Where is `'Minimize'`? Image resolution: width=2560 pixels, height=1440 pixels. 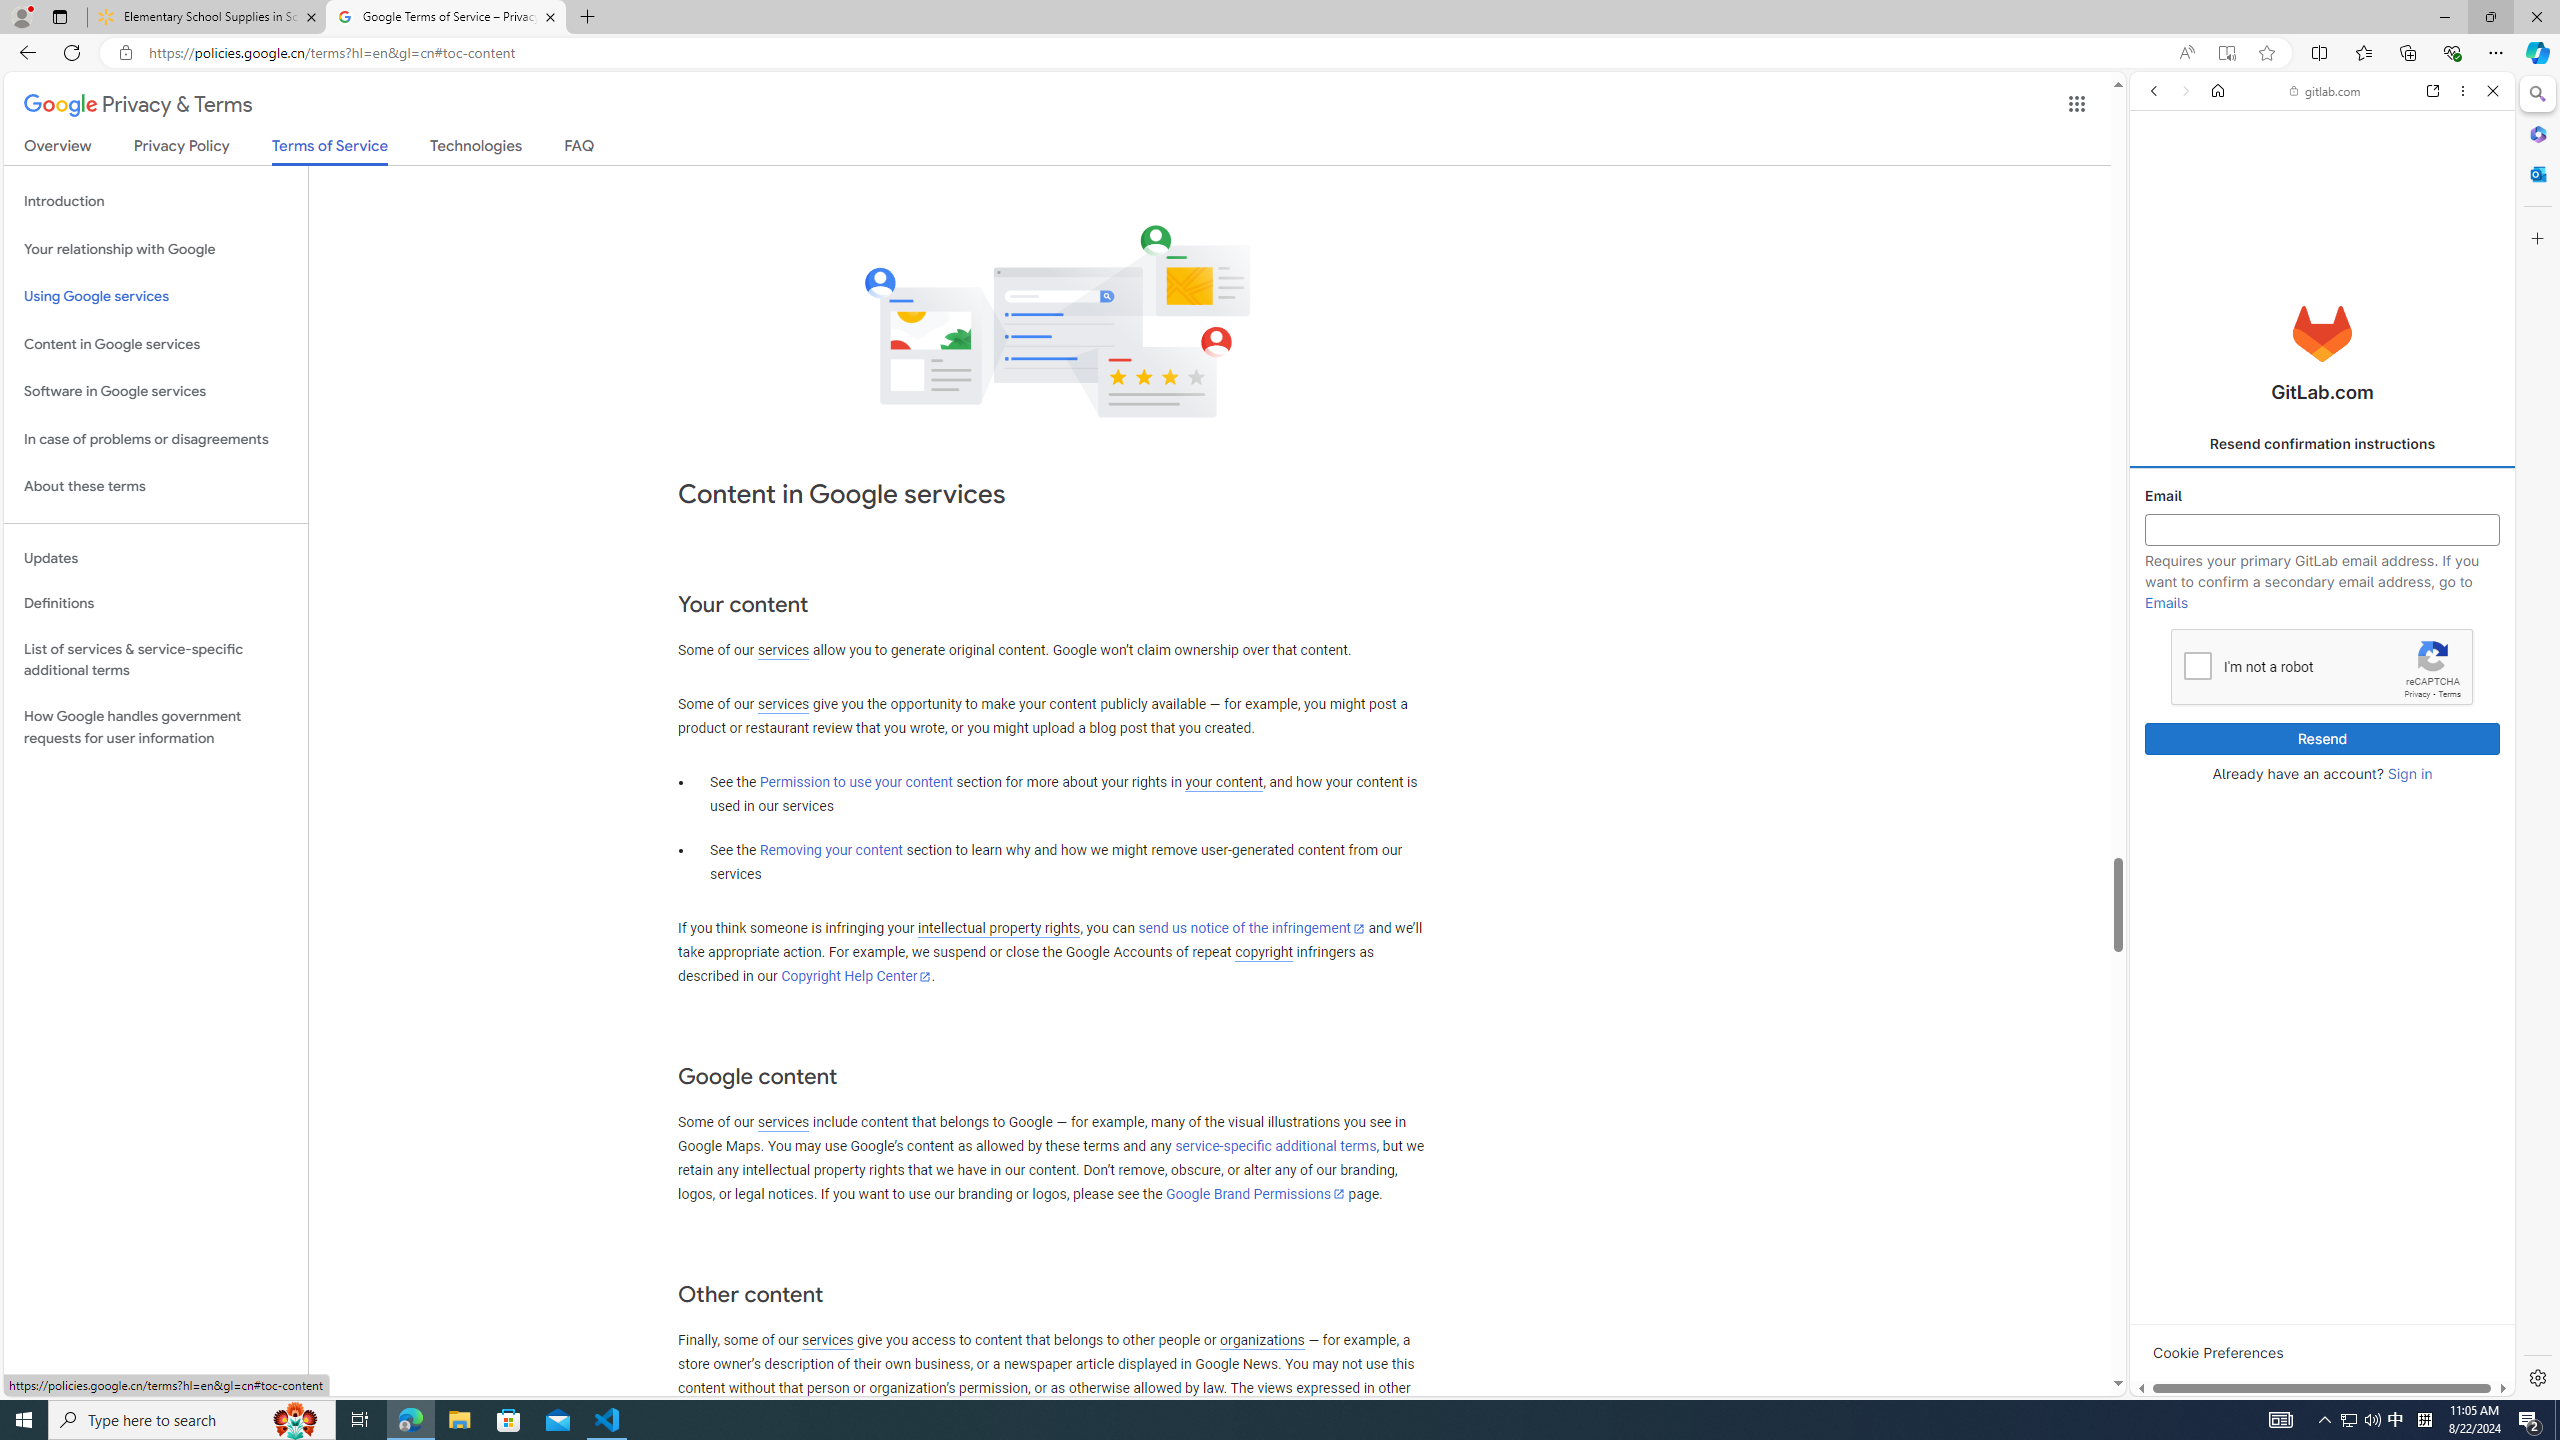
'Minimize' is located at coordinates (2443, 16).